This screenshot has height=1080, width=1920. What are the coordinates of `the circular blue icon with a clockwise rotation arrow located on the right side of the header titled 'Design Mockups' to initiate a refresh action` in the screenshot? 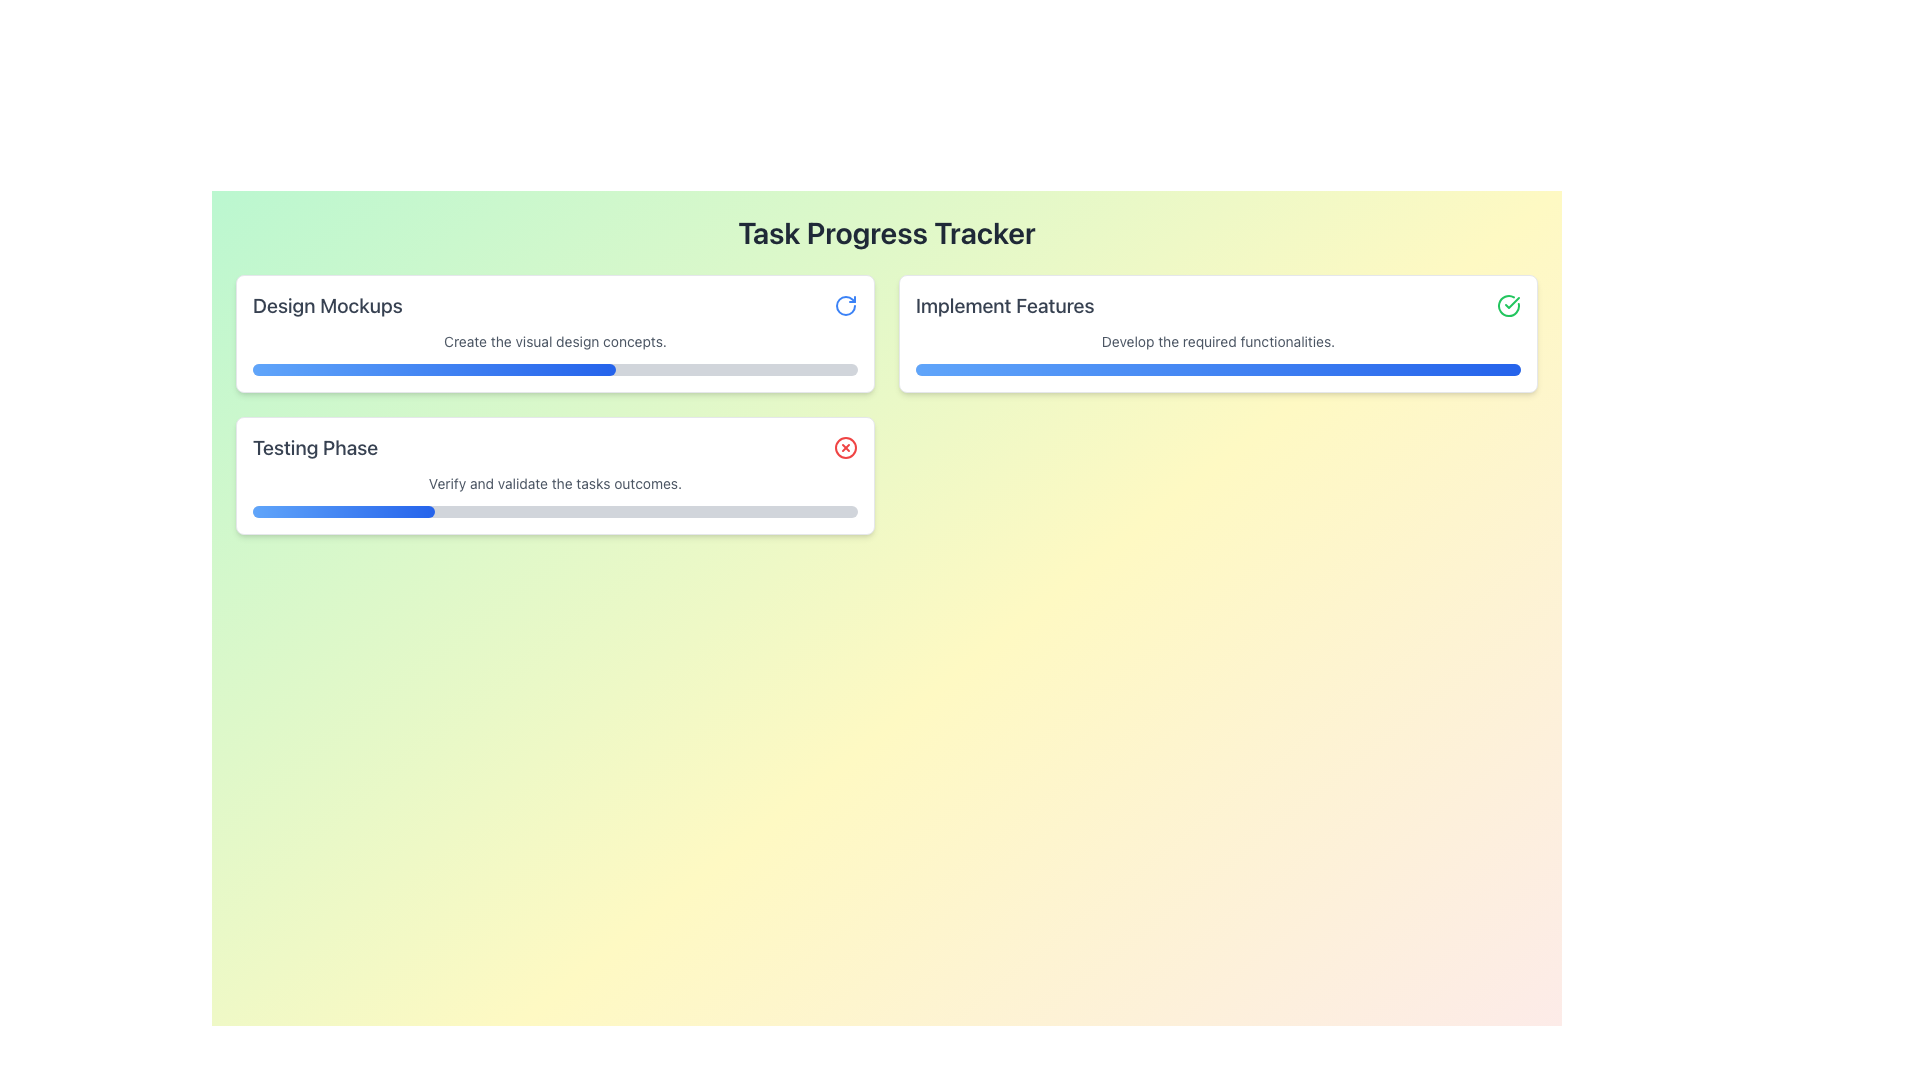 It's located at (845, 305).